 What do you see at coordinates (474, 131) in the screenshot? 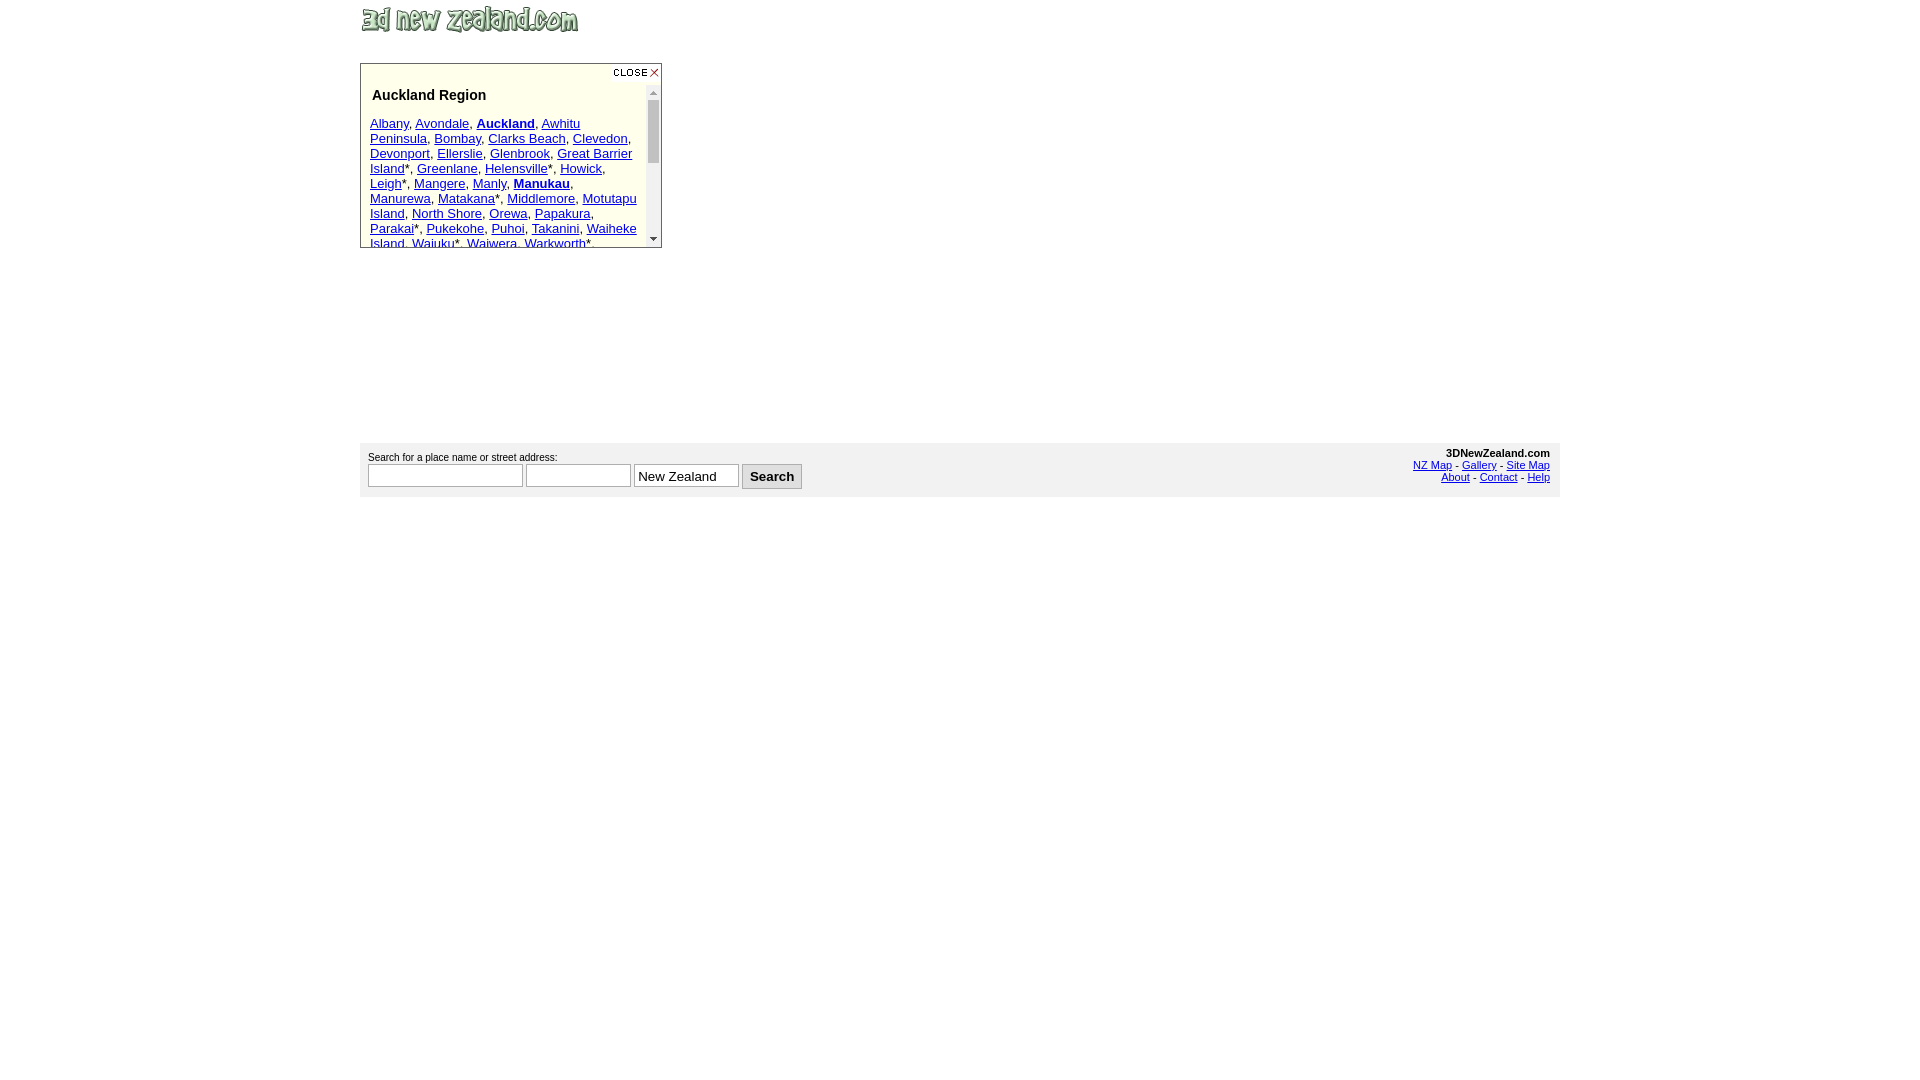
I see `'Awhitu Peninsula'` at bounding box center [474, 131].